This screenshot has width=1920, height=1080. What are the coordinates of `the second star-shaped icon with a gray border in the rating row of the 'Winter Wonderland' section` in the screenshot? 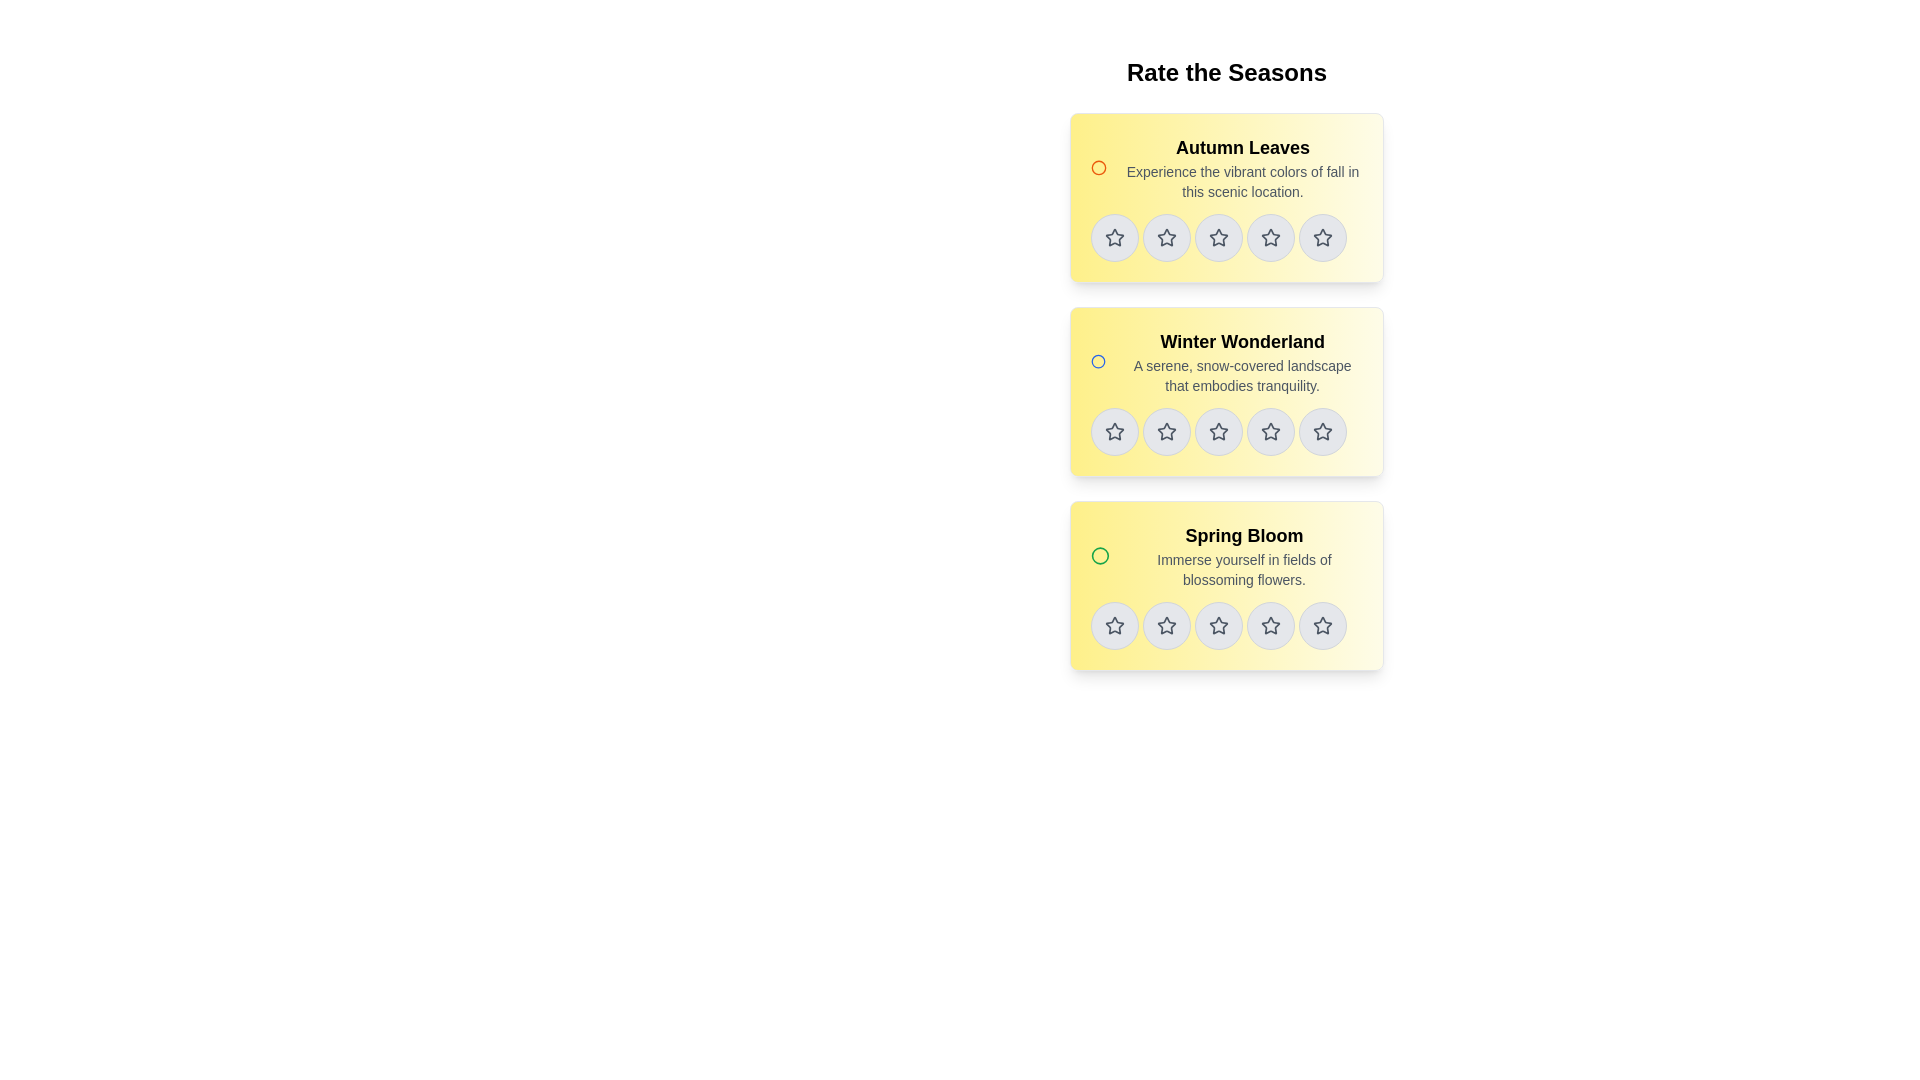 It's located at (1113, 430).